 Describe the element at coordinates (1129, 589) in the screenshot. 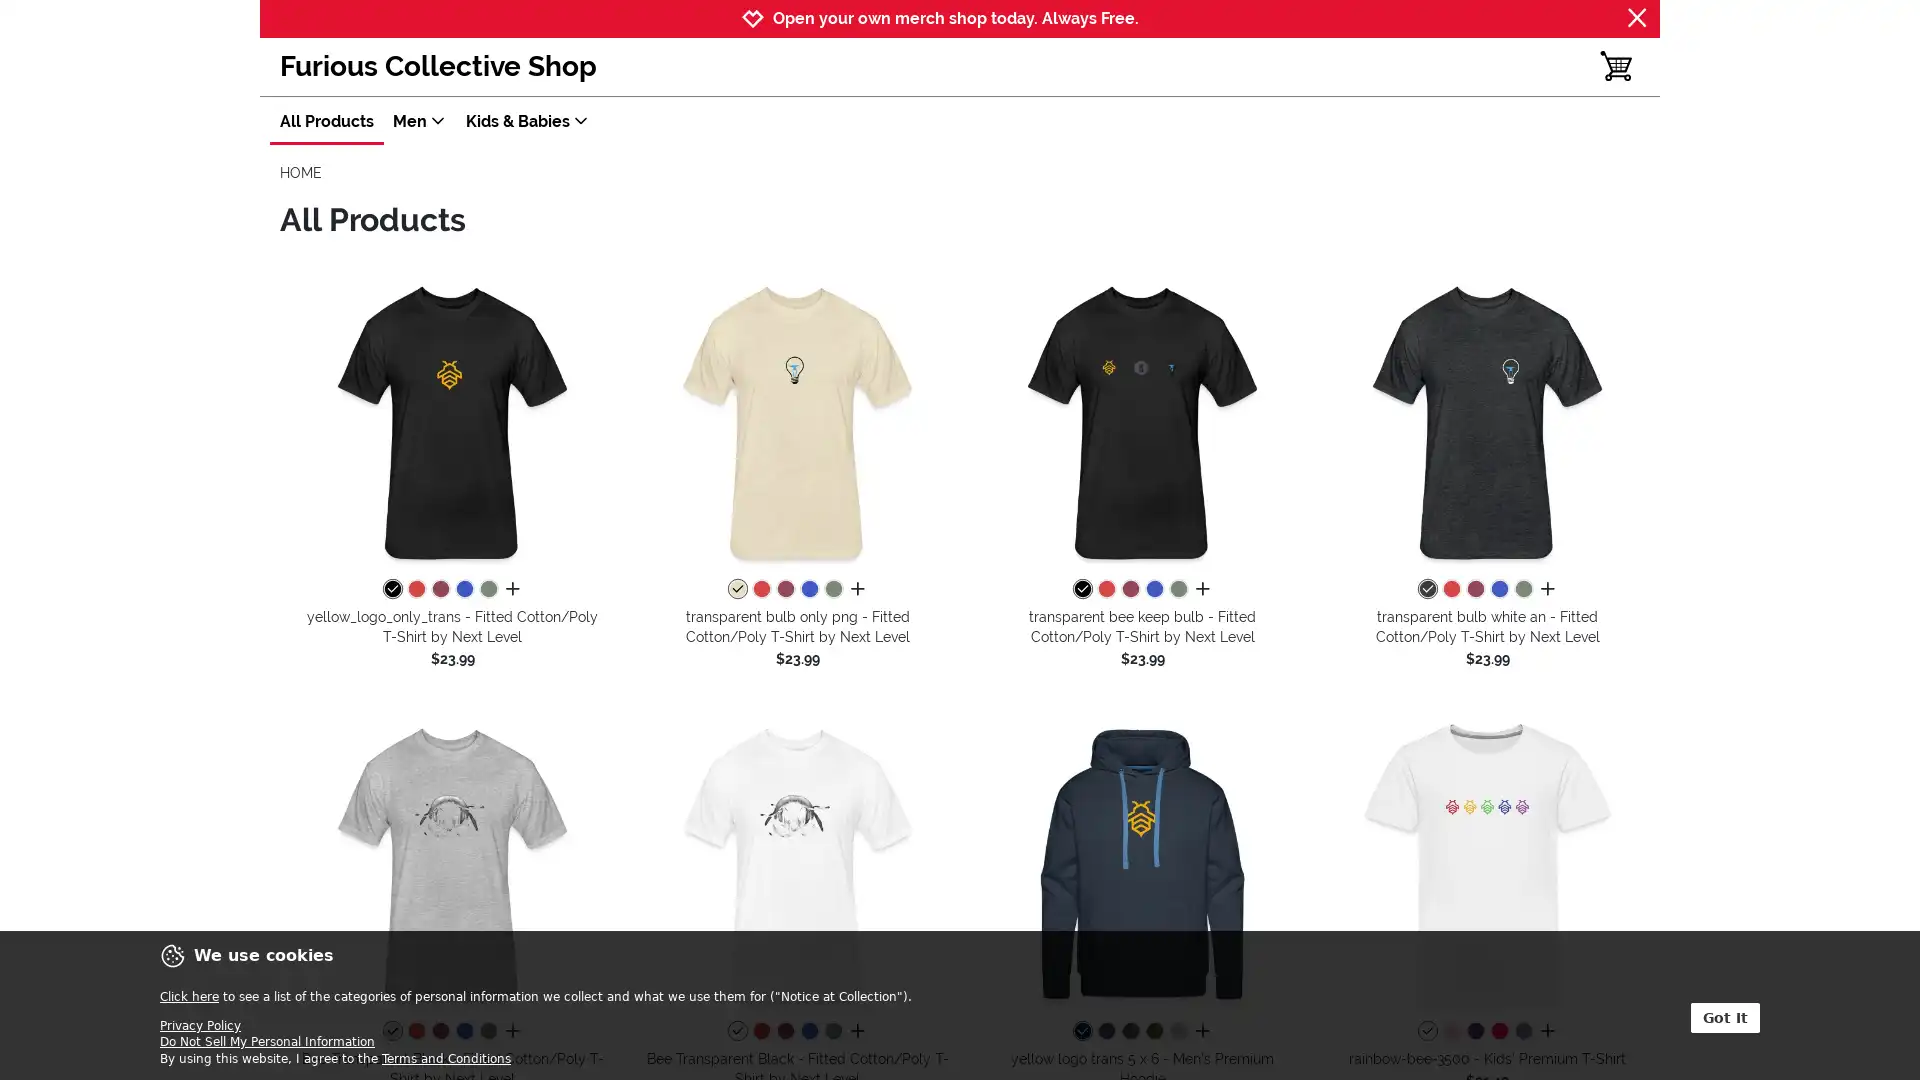

I see `heather burgundy` at that location.